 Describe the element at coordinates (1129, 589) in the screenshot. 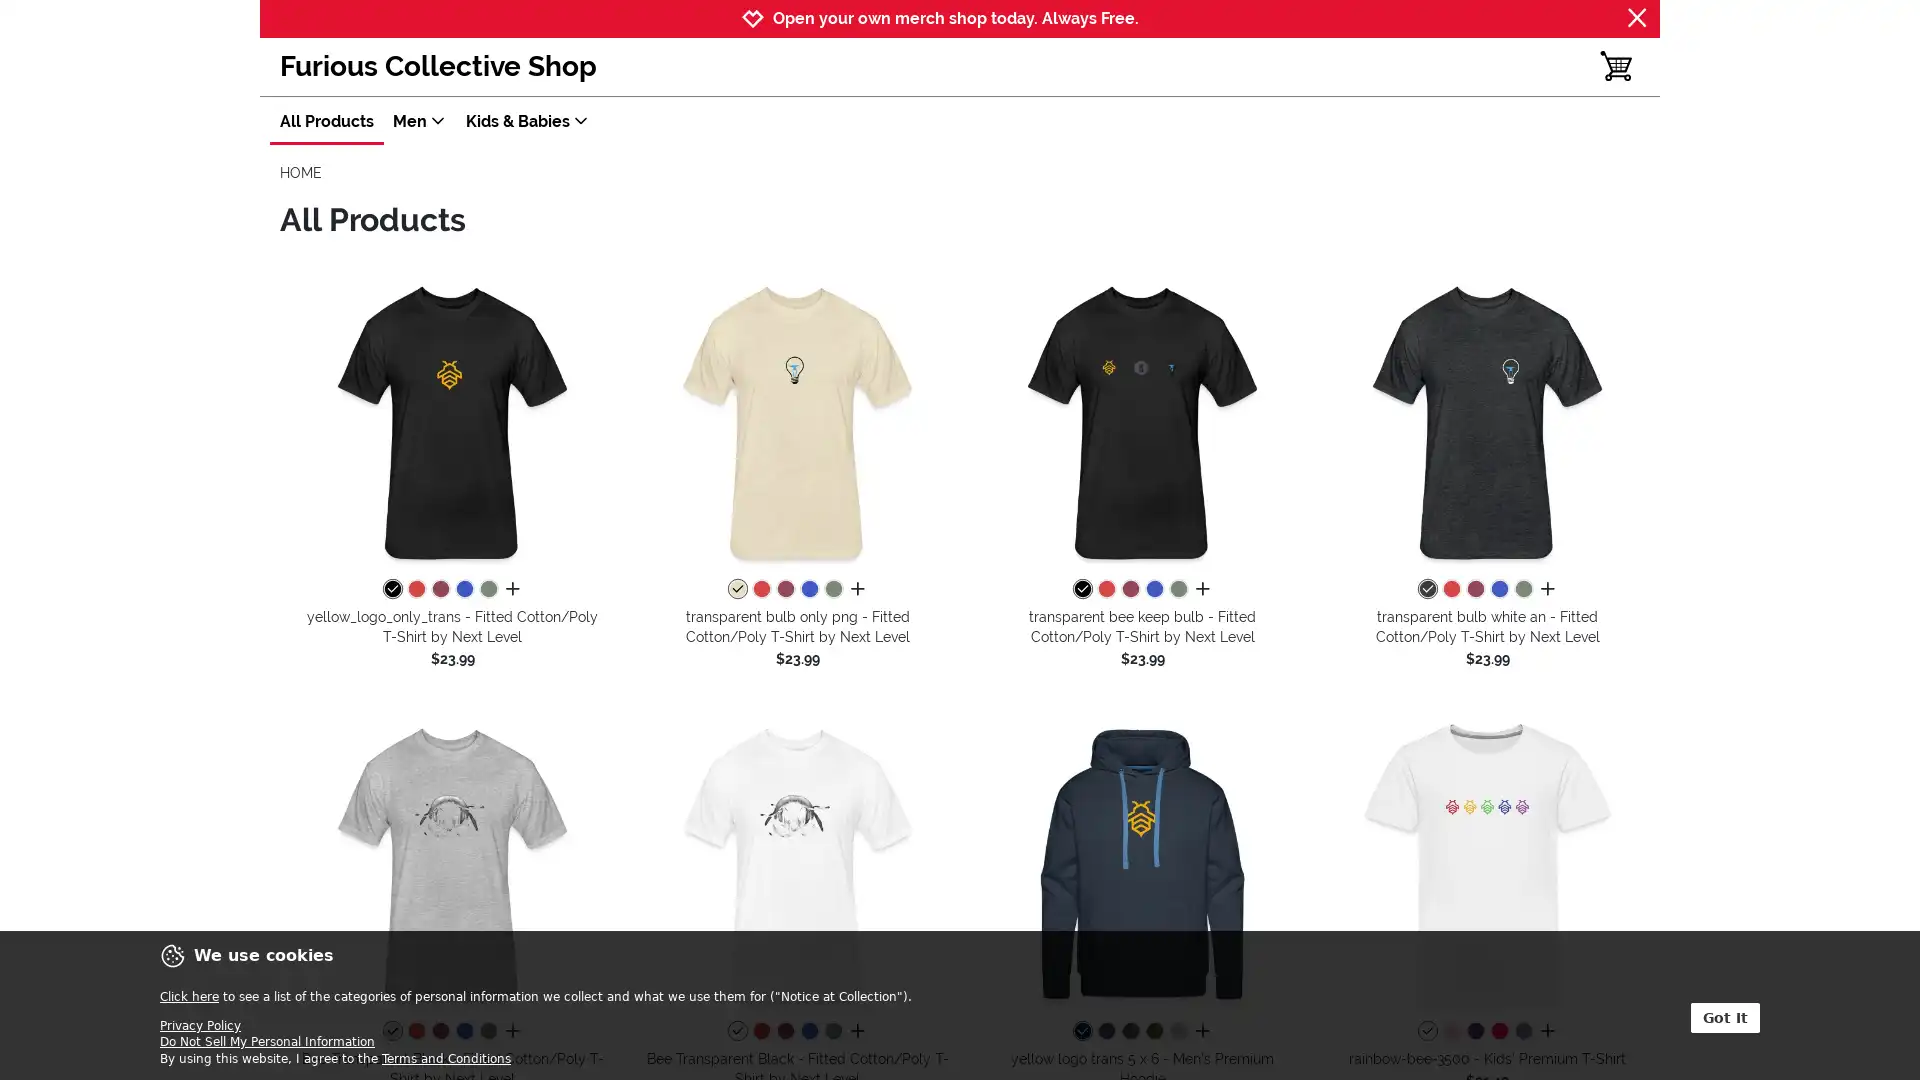

I see `heather burgundy` at that location.